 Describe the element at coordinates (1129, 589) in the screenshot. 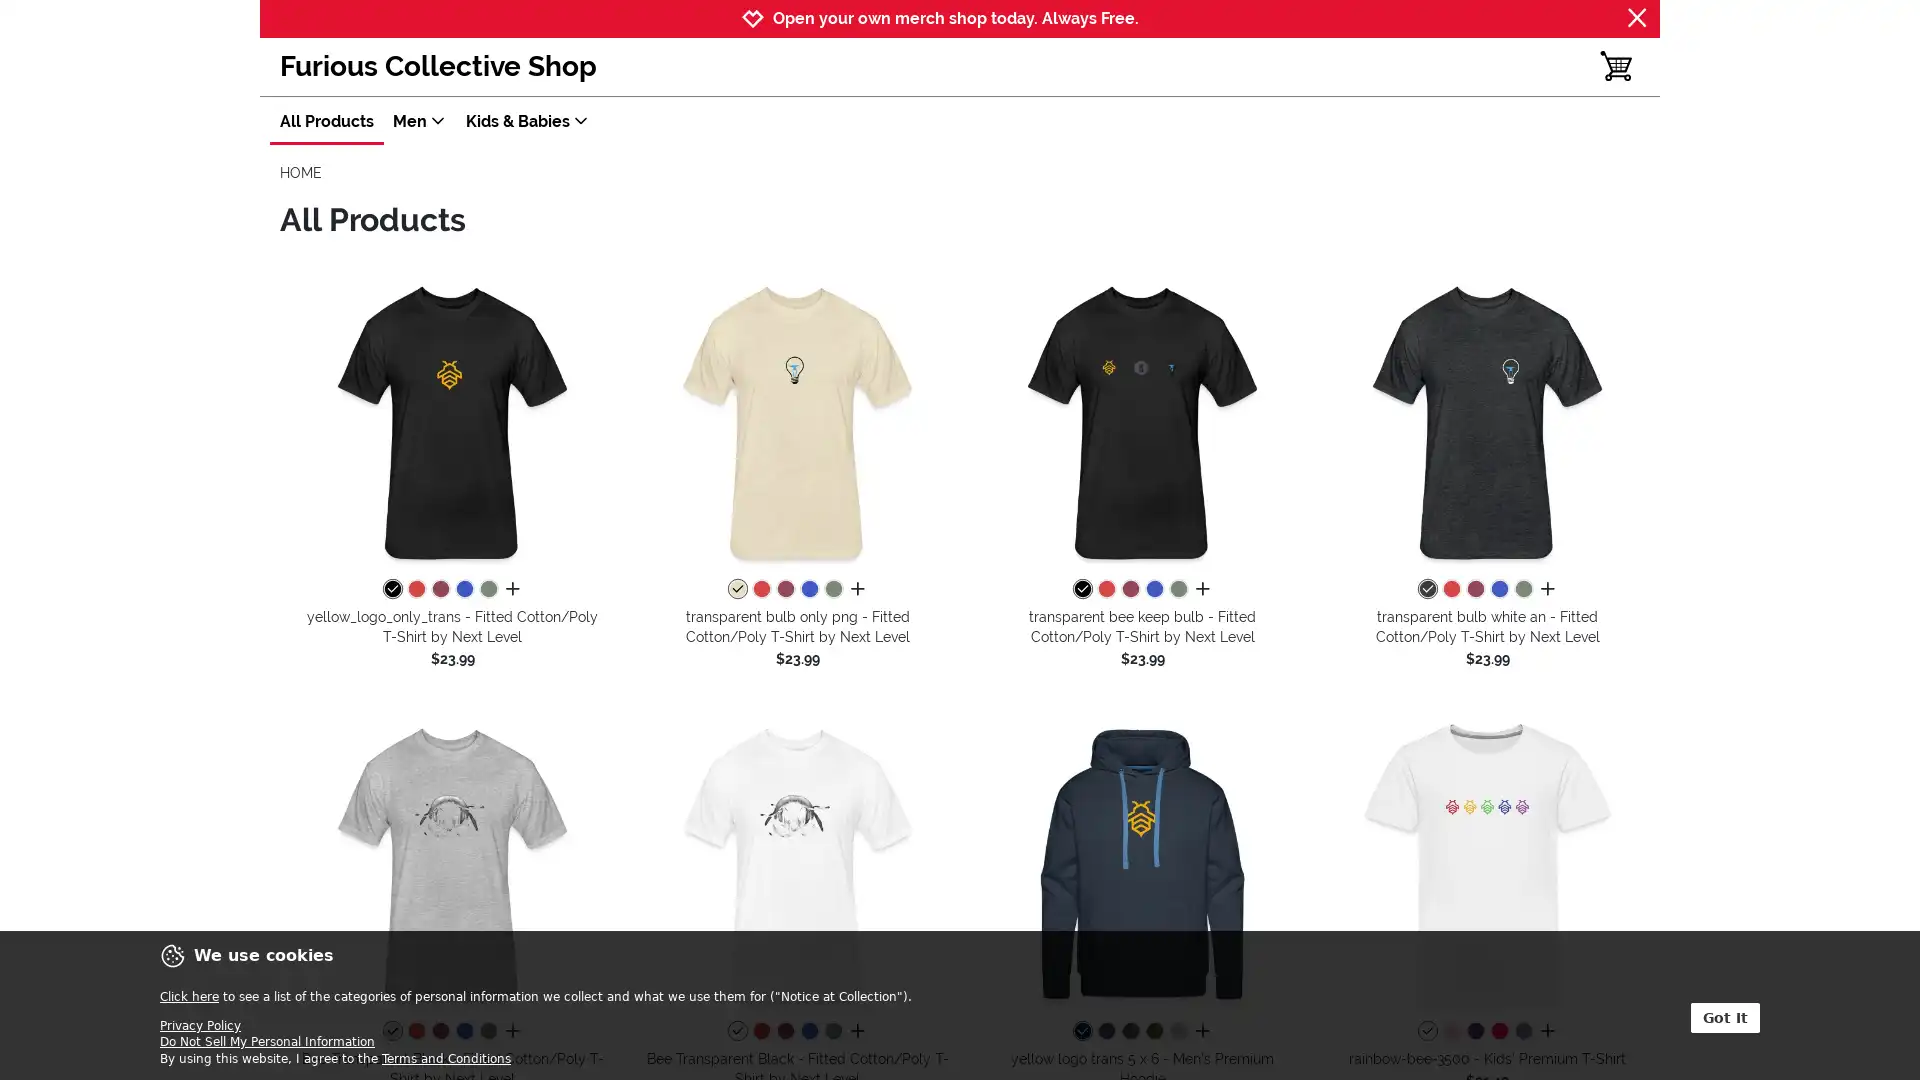

I see `heather burgundy` at that location.